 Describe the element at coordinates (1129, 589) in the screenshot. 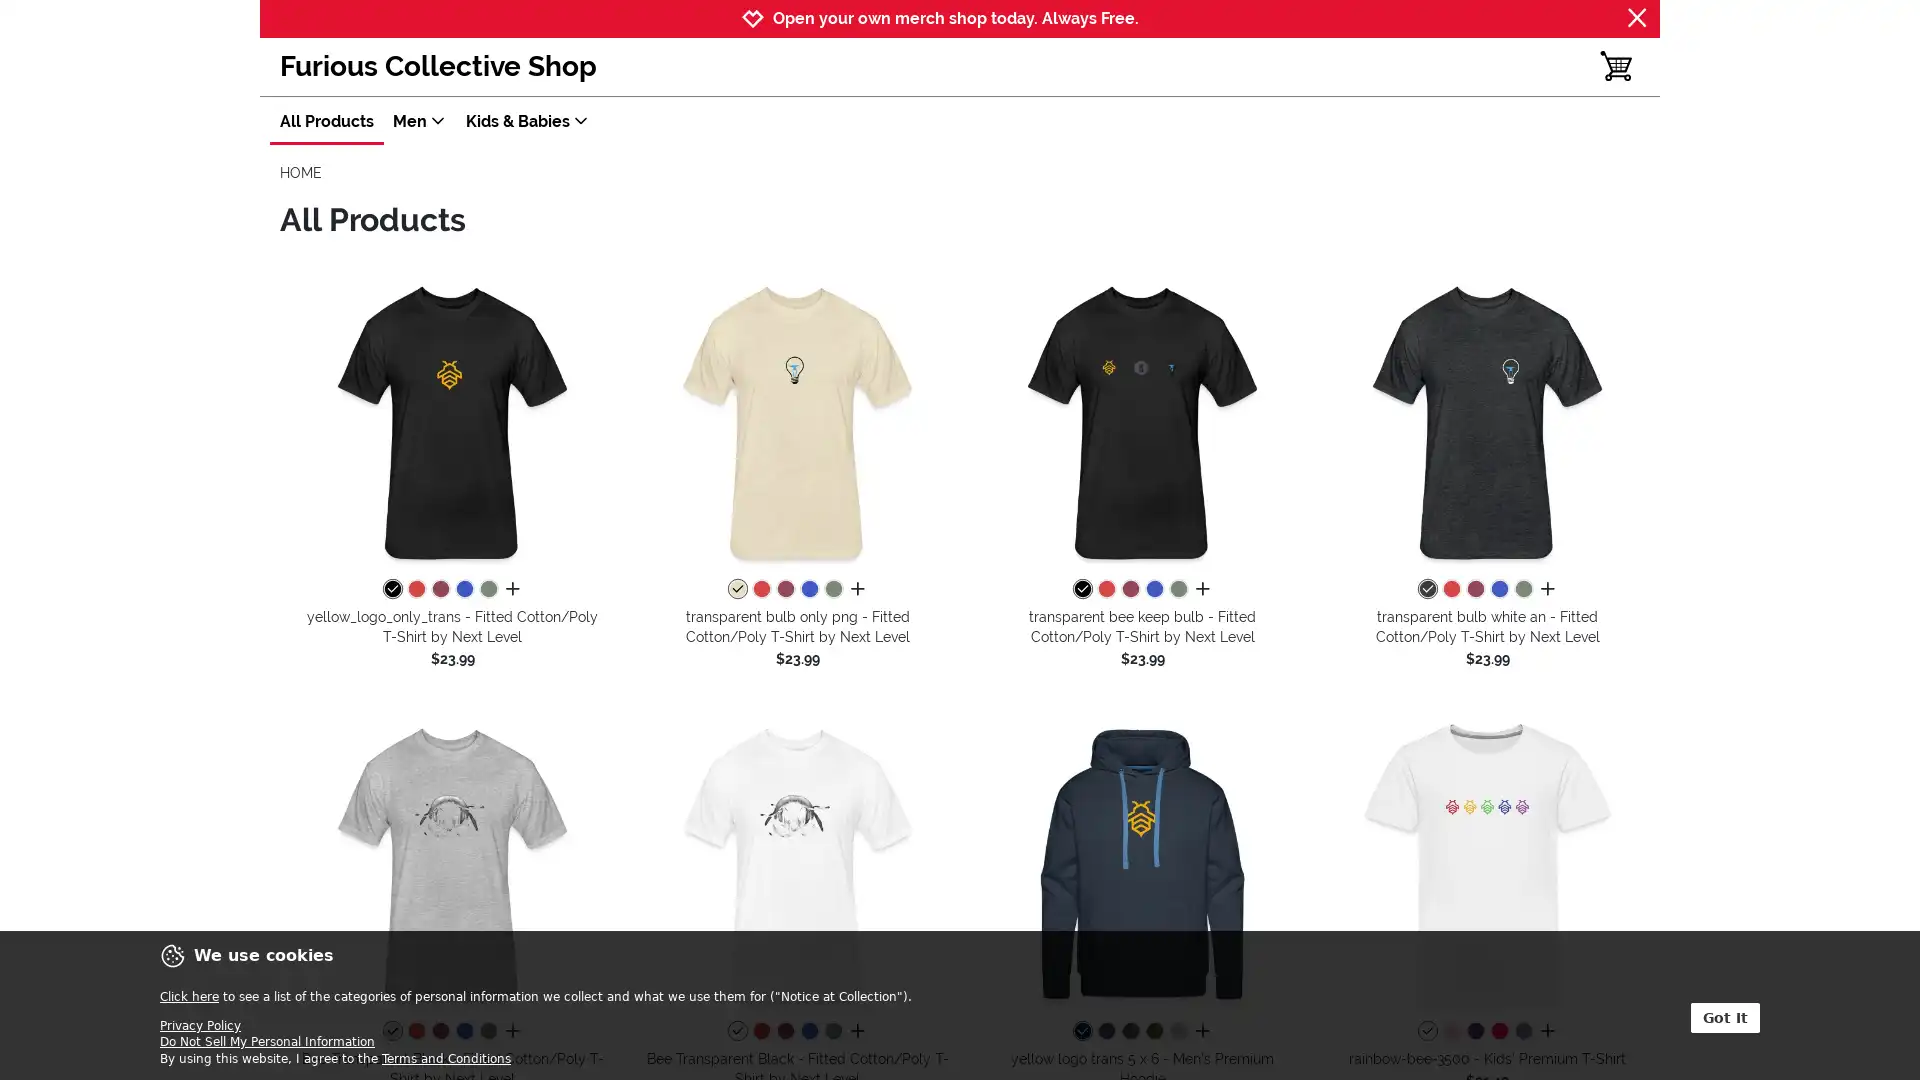

I see `heather burgundy` at that location.